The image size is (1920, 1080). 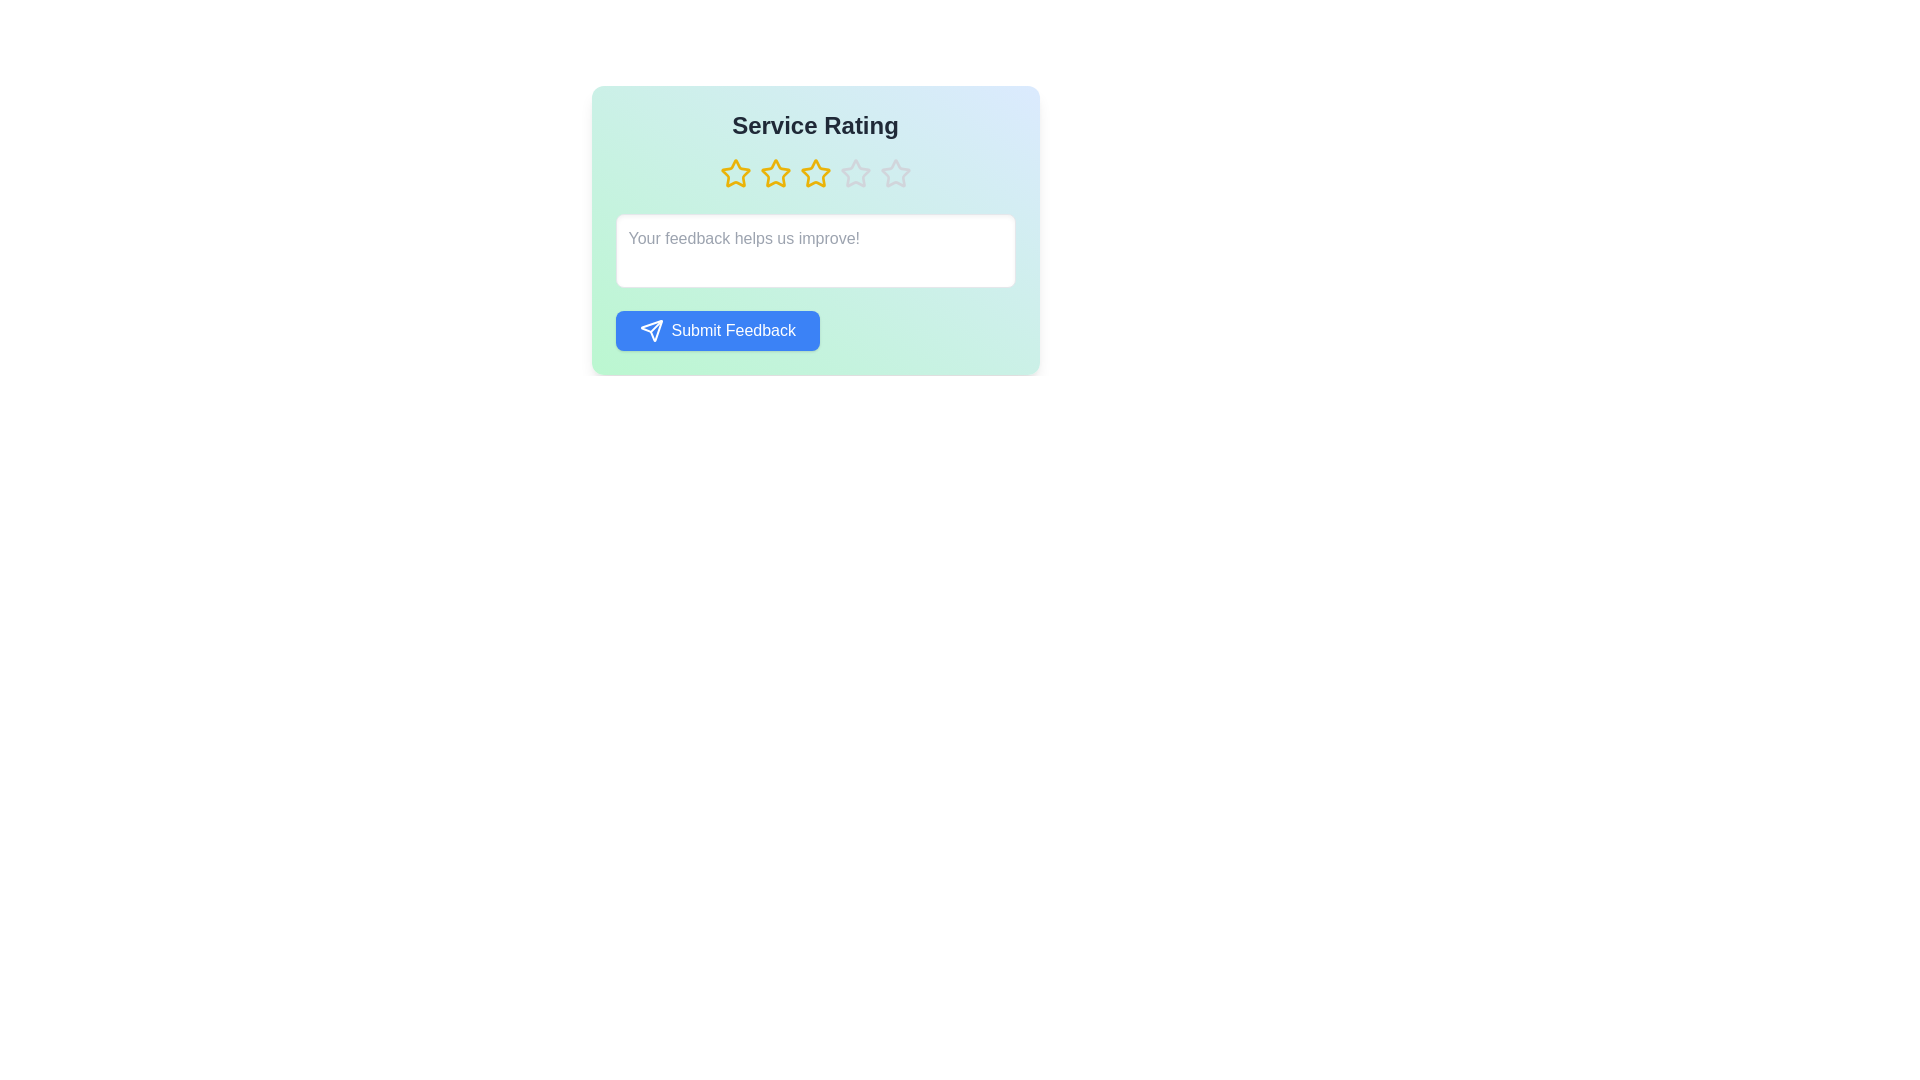 I want to click on the fourth star icon, so click(x=815, y=172).